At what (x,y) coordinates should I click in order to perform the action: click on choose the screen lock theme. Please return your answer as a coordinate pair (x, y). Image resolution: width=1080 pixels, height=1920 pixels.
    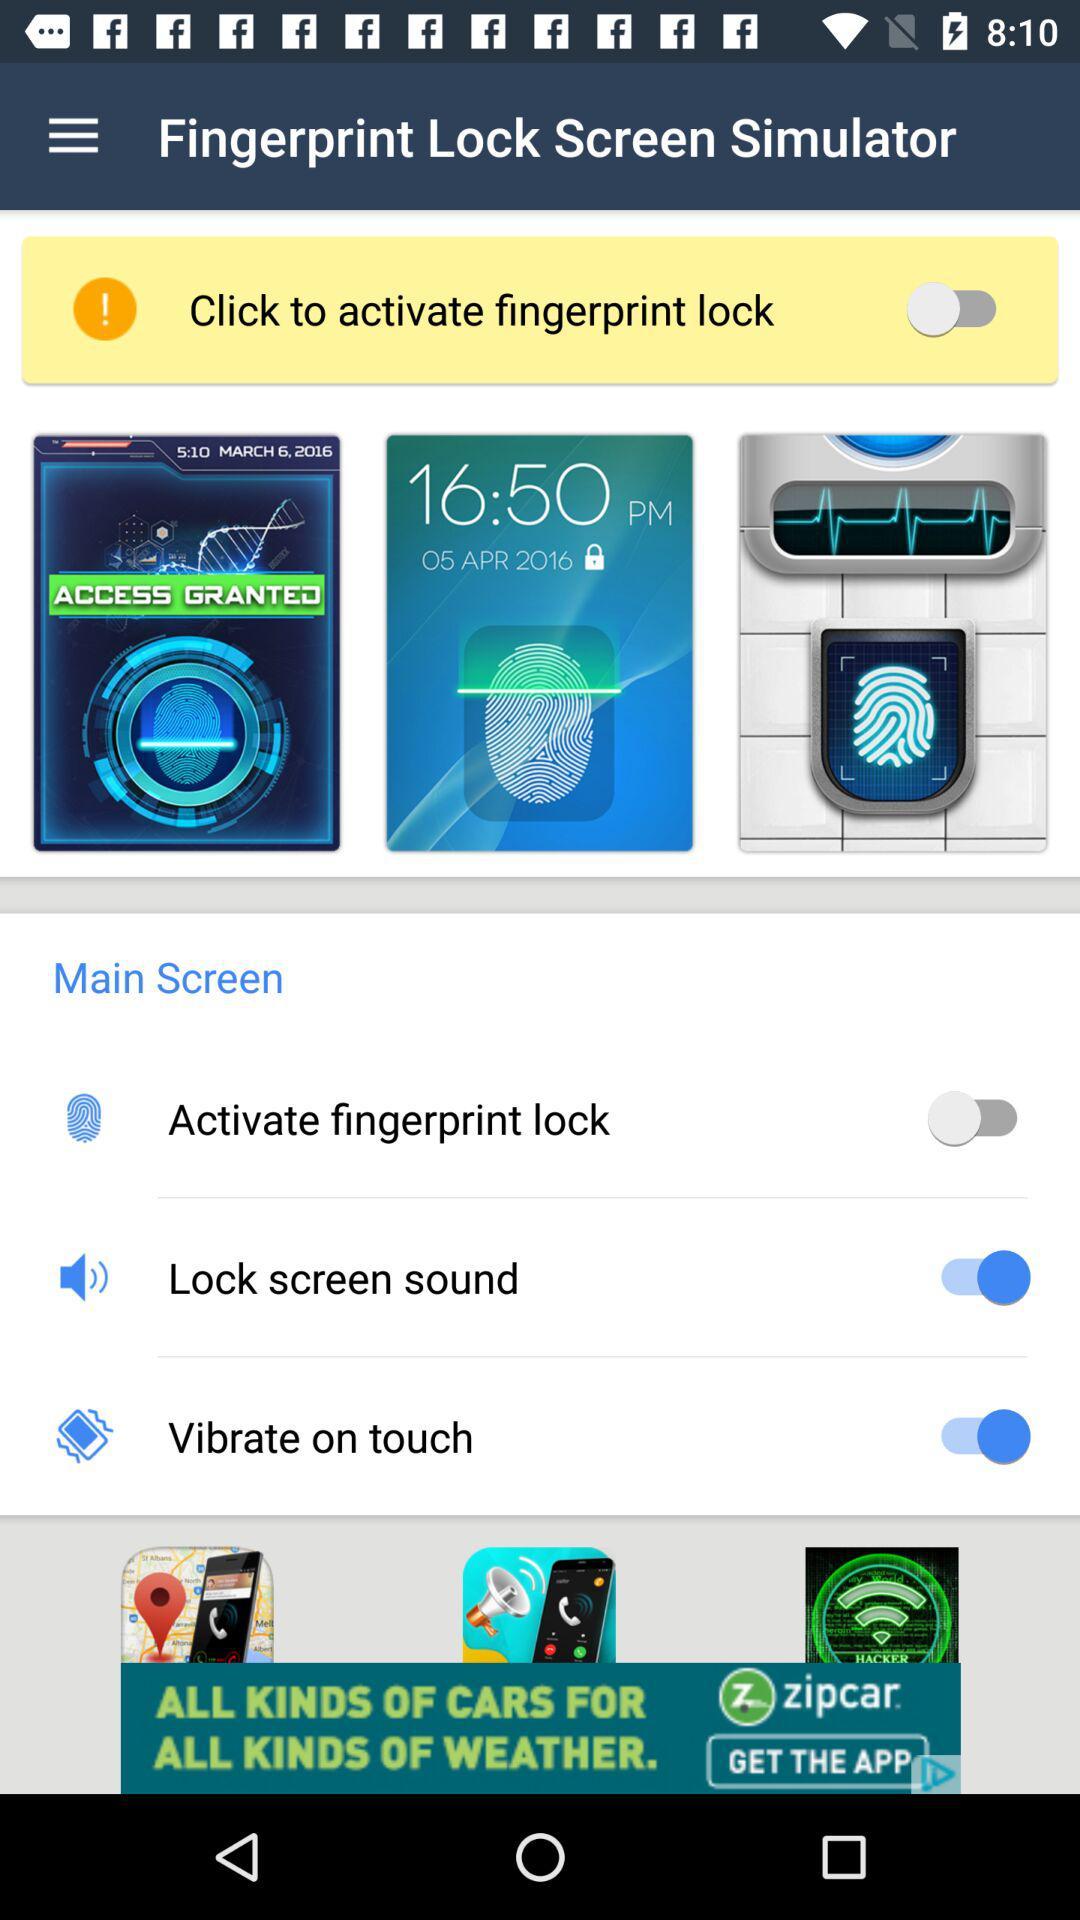
    Looking at the image, I should click on (186, 643).